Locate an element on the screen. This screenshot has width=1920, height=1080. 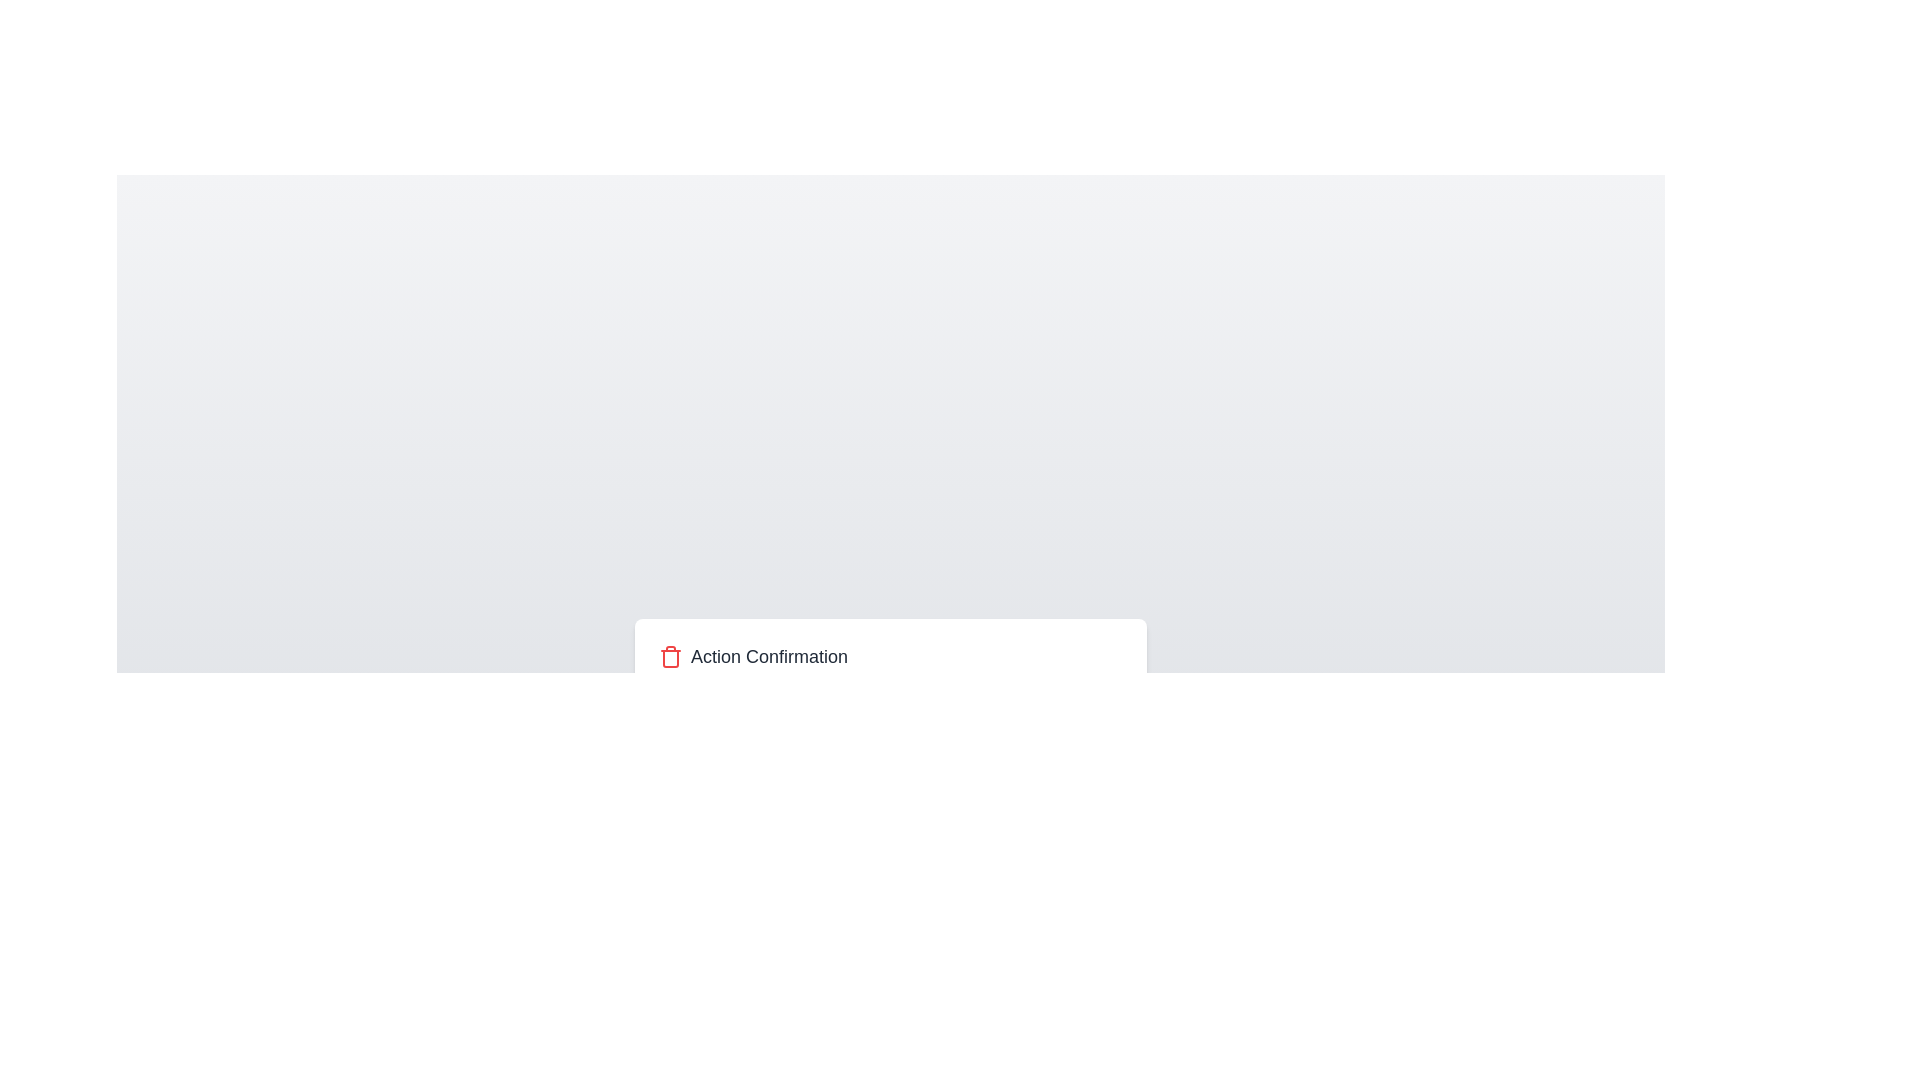
the associated icon in the header of the modal dialog that signifies action confirmation is located at coordinates (890, 656).